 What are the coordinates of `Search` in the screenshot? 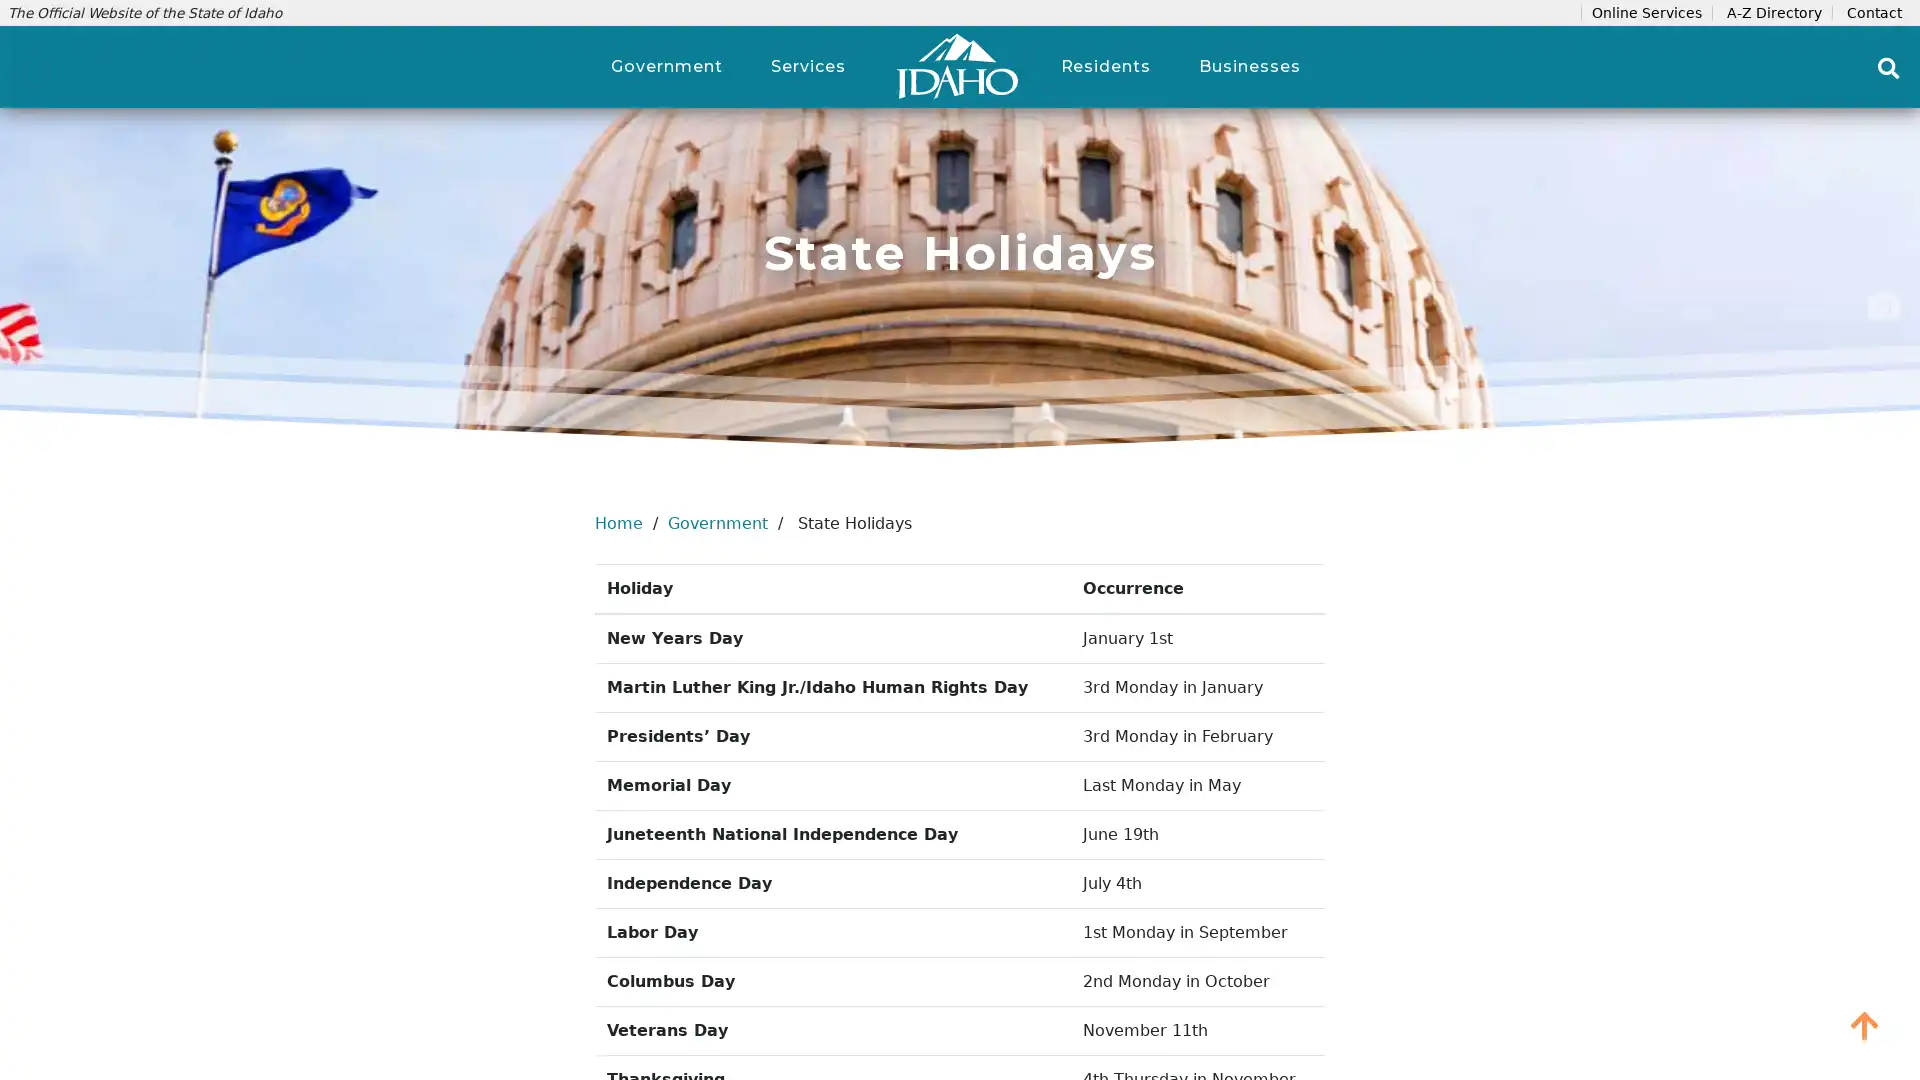 It's located at (1888, 67).